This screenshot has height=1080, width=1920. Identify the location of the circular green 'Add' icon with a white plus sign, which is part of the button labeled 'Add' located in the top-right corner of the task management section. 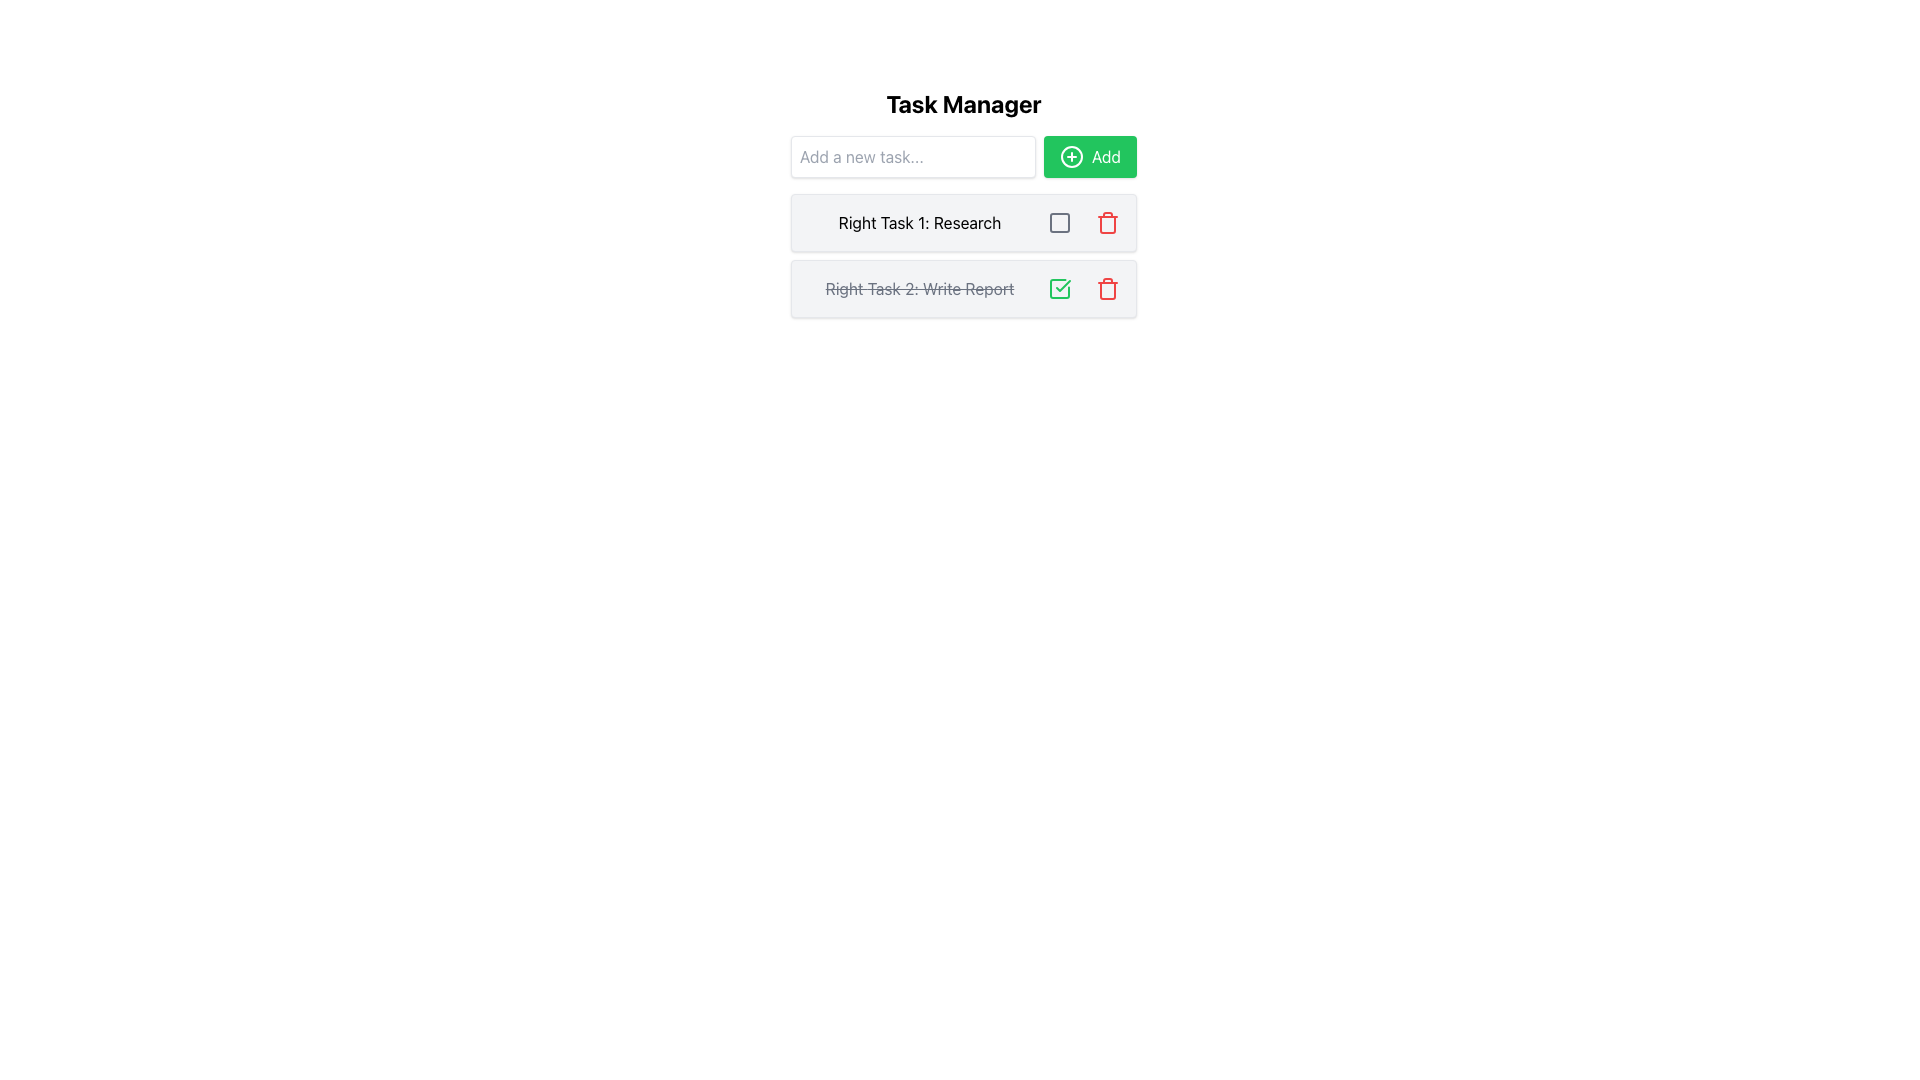
(1070, 156).